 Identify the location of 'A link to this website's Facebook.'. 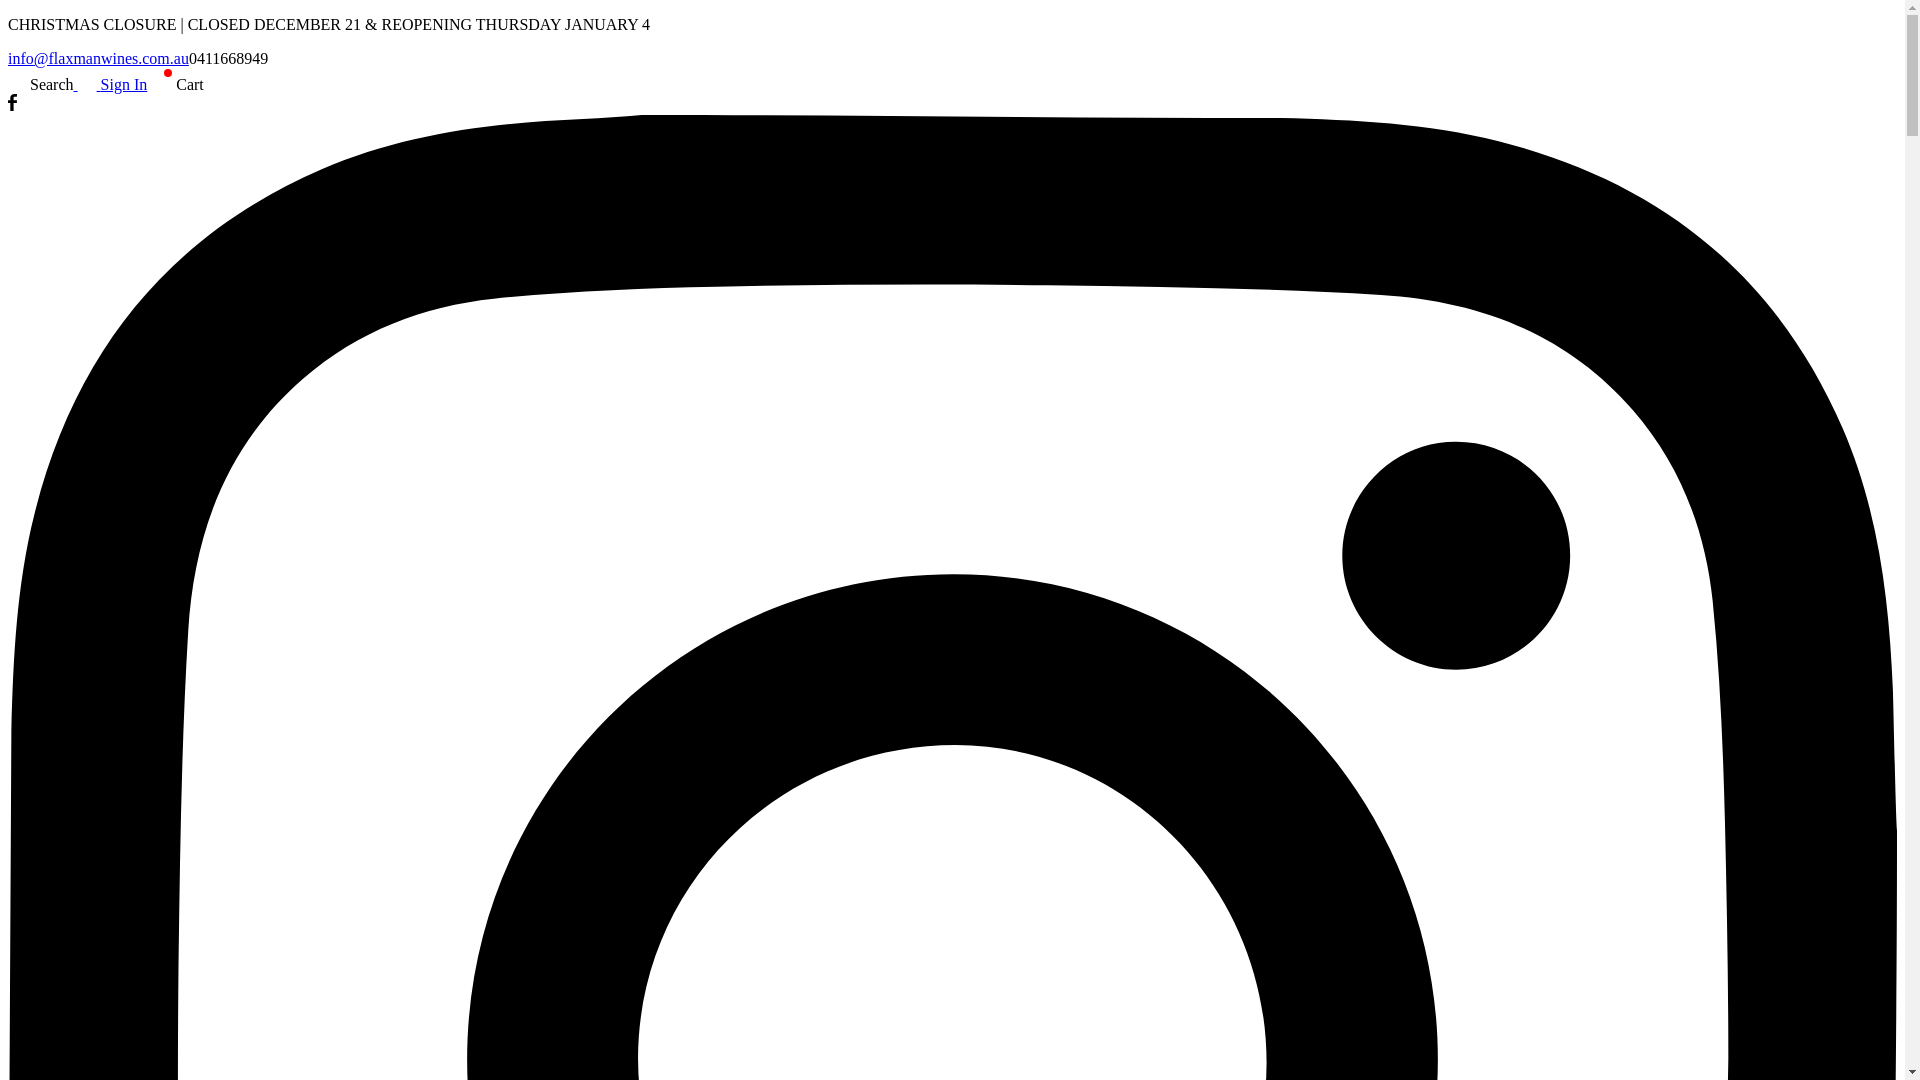
(12, 105).